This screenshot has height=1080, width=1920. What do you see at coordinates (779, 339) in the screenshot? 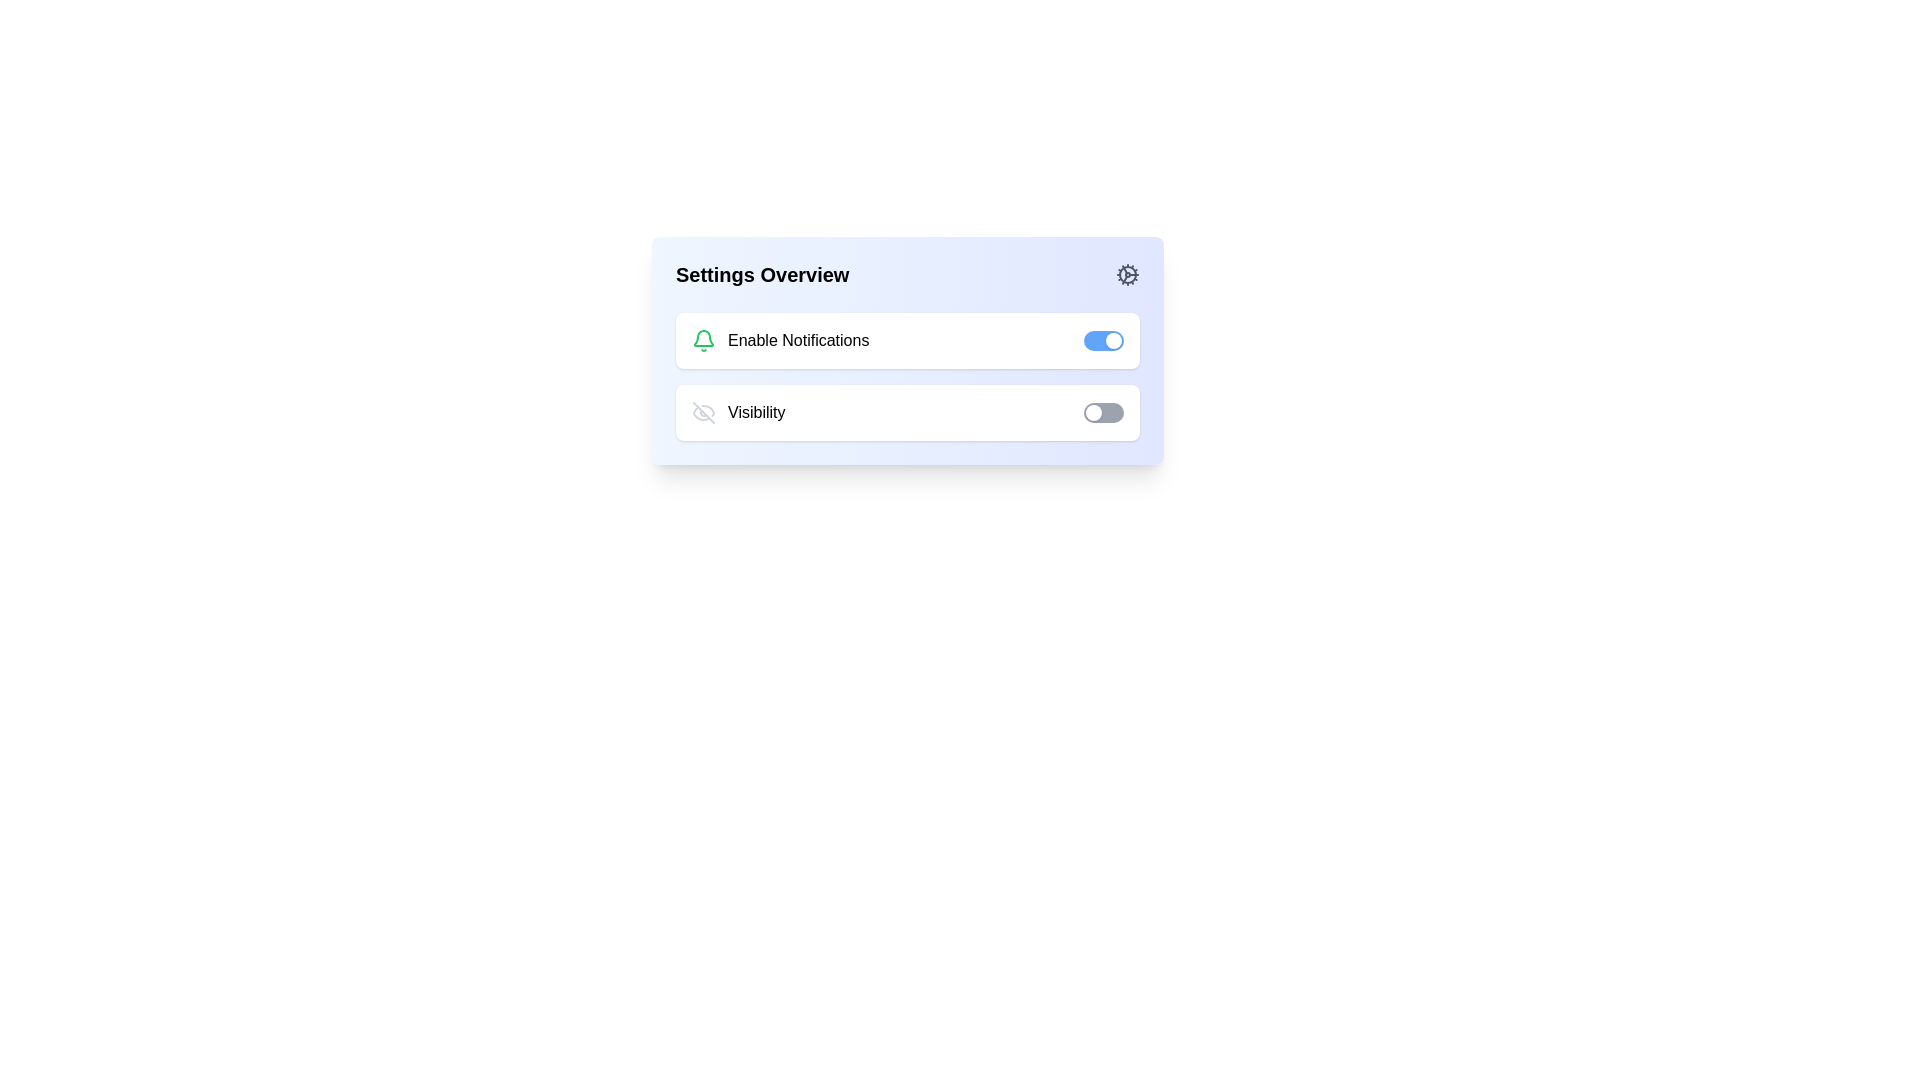
I see `the 'Enable Notifications' label with the green bell icon, located to the left of the blue toggle switch in the settings interface` at bounding box center [779, 339].